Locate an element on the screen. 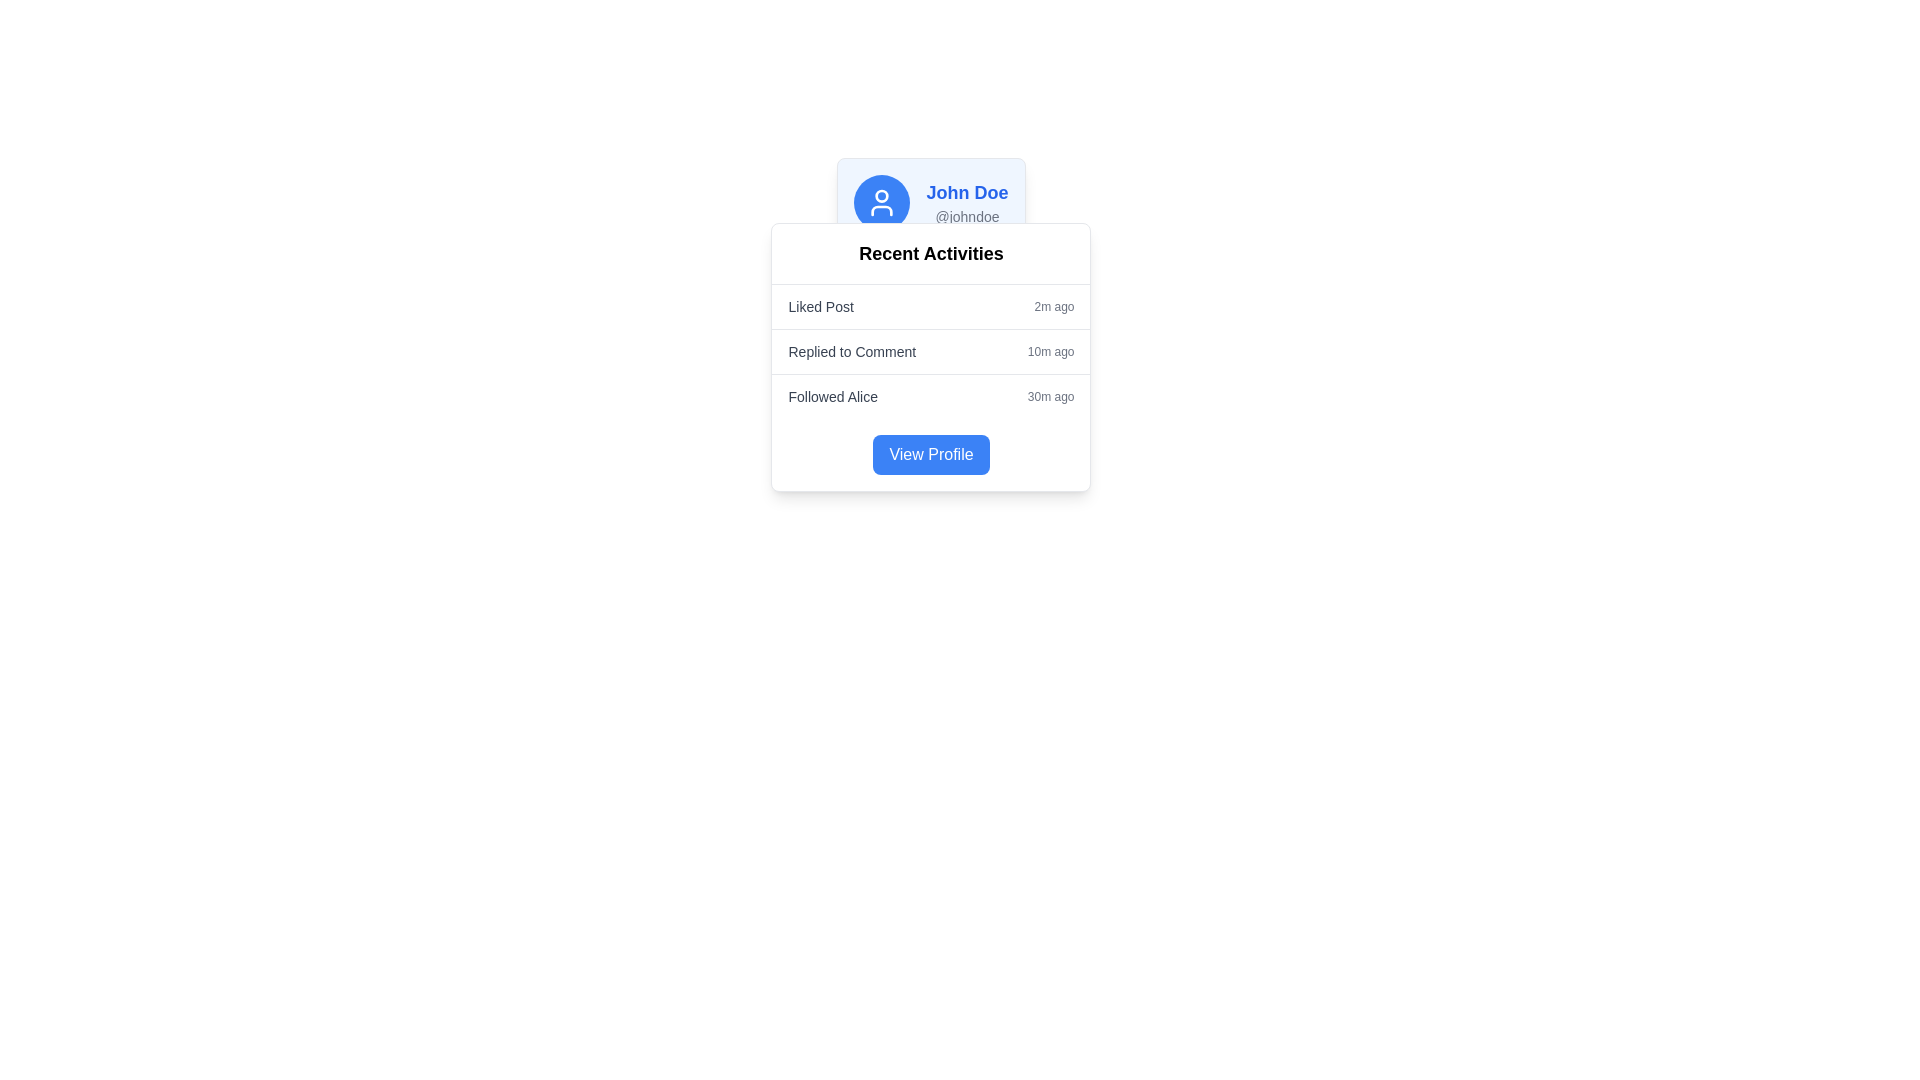 Image resolution: width=1920 pixels, height=1080 pixels. static text indicating the elapsed time since the activity in the 'Recent Activities' section, specifically the text at the far-right end of the 'Replied to Comment' row is located at coordinates (1050, 350).